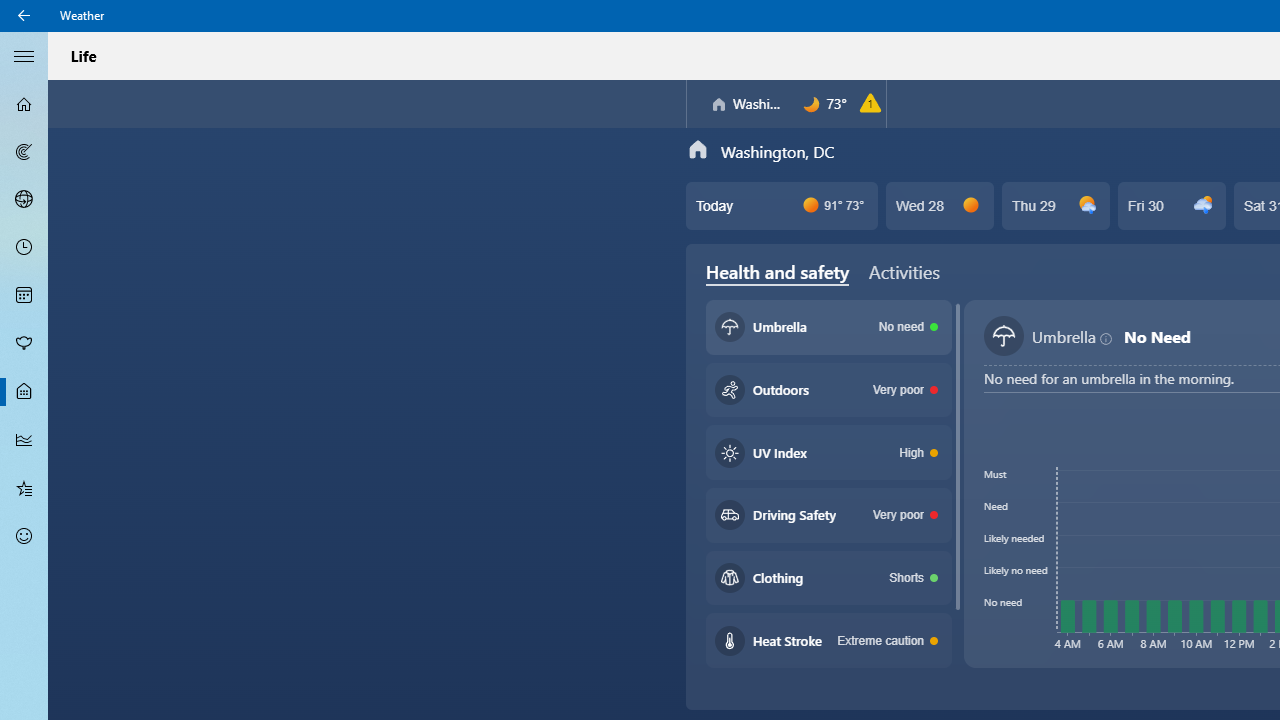 The width and height of the screenshot is (1280, 720). Describe the element at coordinates (24, 104) in the screenshot. I see `'Forecast - Not Selected'` at that location.